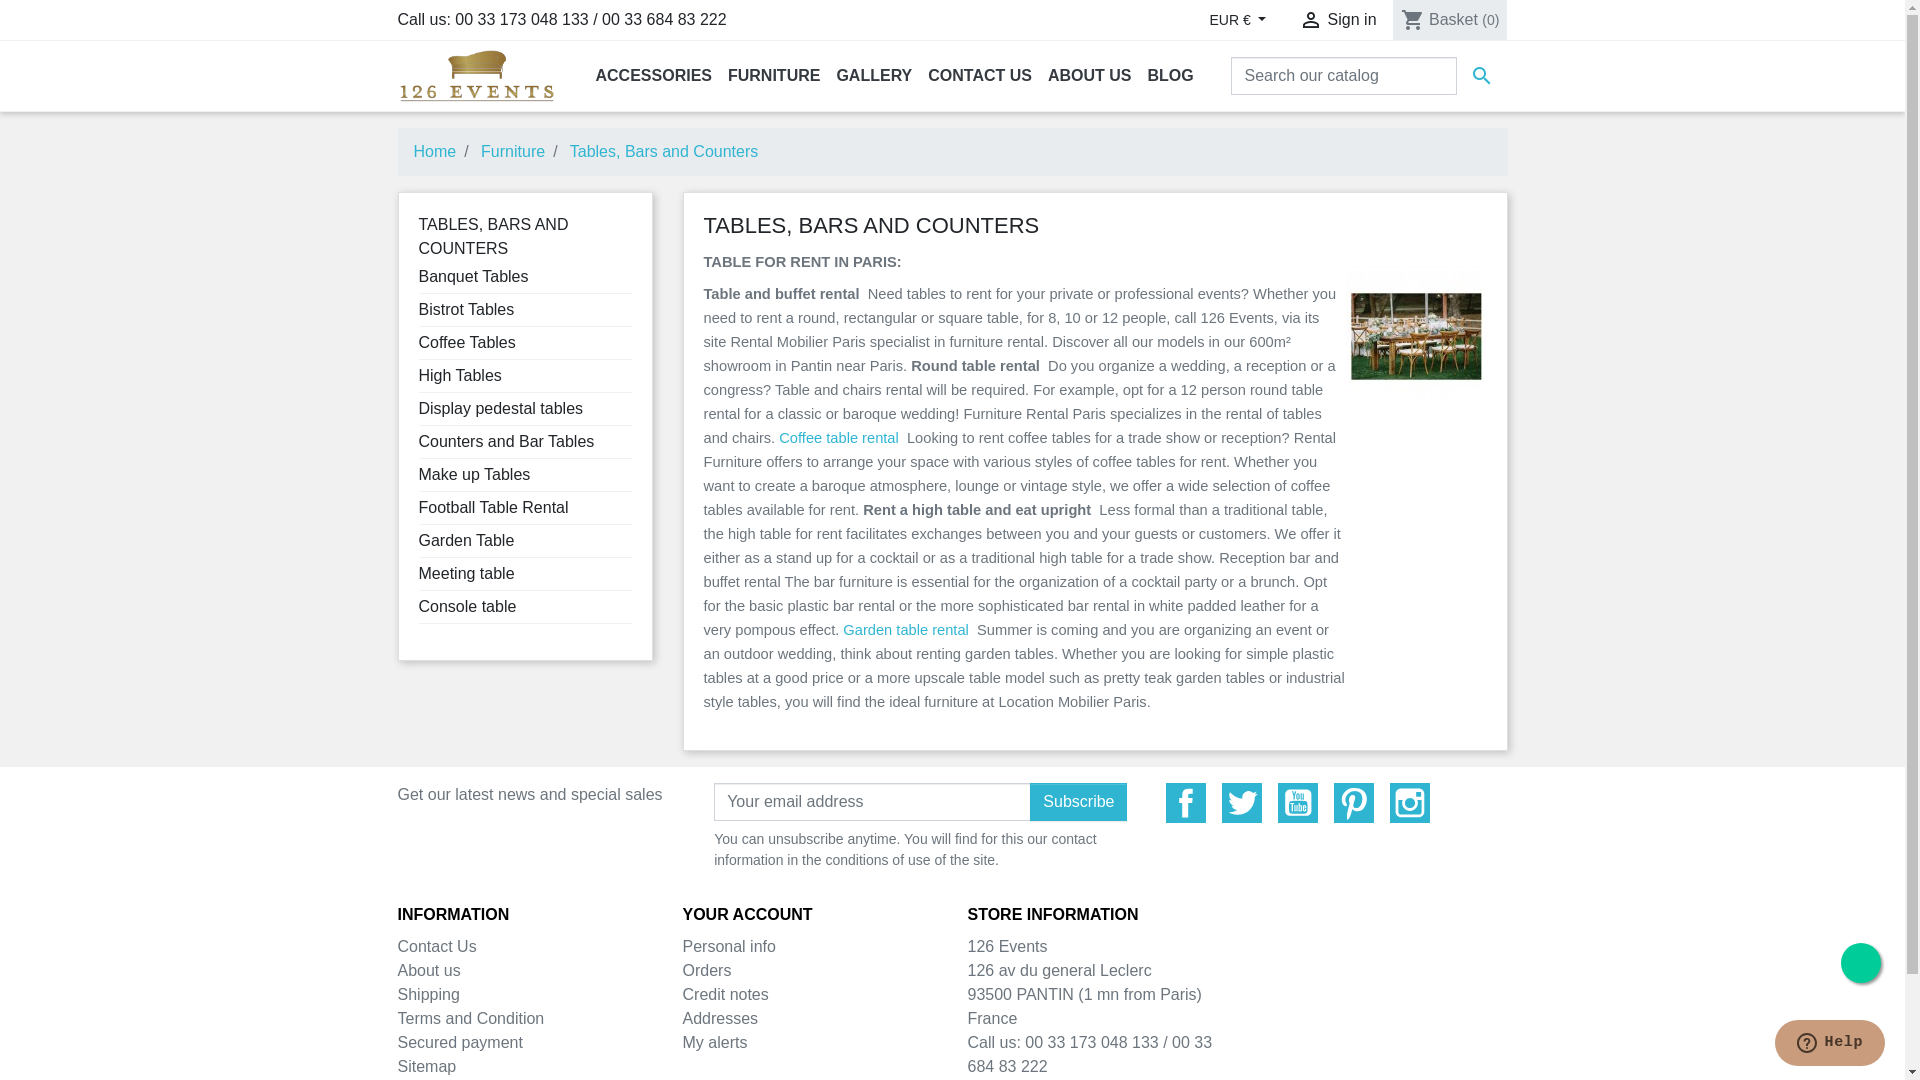 This screenshot has height=1080, width=1920. I want to click on 'Meeting table', so click(464, 573).